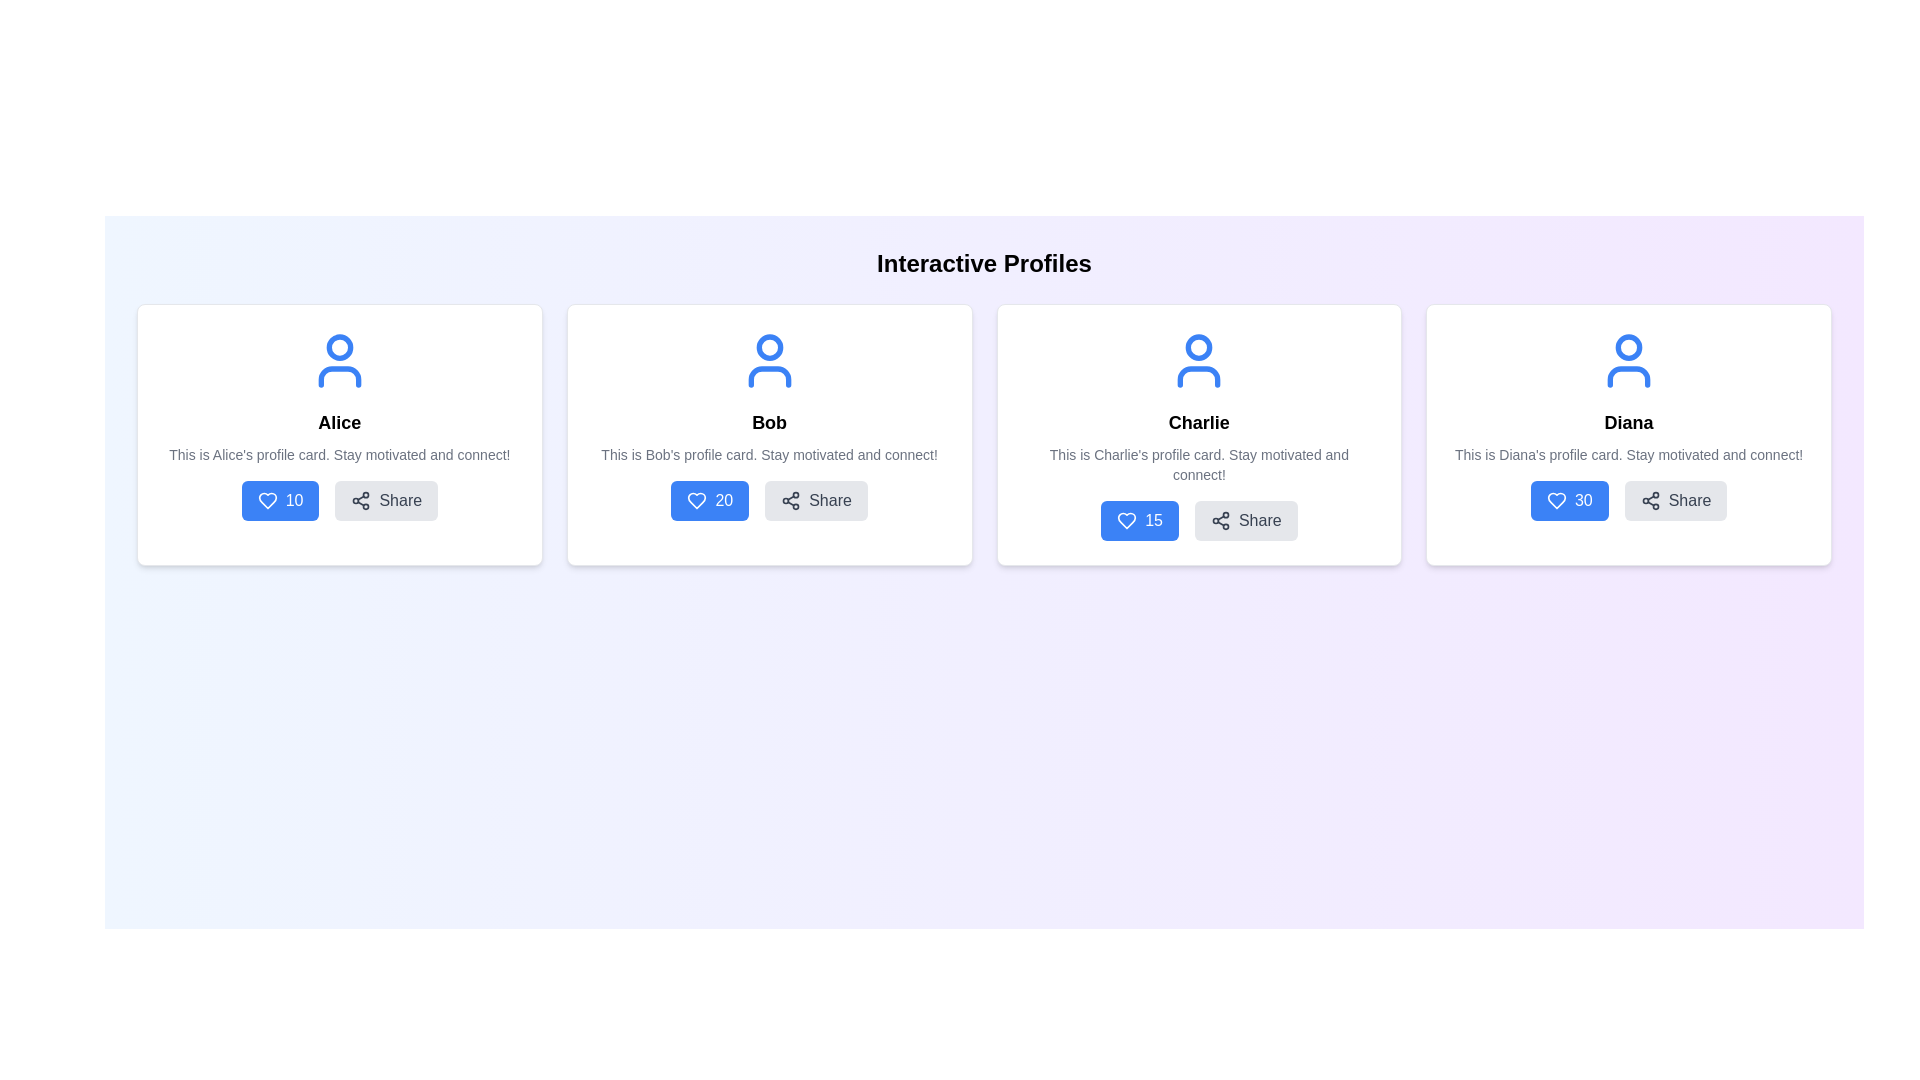 This screenshot has width=1920, height=1080. Describe the element at coordinates (1140, 519) in the screenshot. I see `the 'like' button located in the lower-left section of the third profile card labeled 'Charlie'` at that location.